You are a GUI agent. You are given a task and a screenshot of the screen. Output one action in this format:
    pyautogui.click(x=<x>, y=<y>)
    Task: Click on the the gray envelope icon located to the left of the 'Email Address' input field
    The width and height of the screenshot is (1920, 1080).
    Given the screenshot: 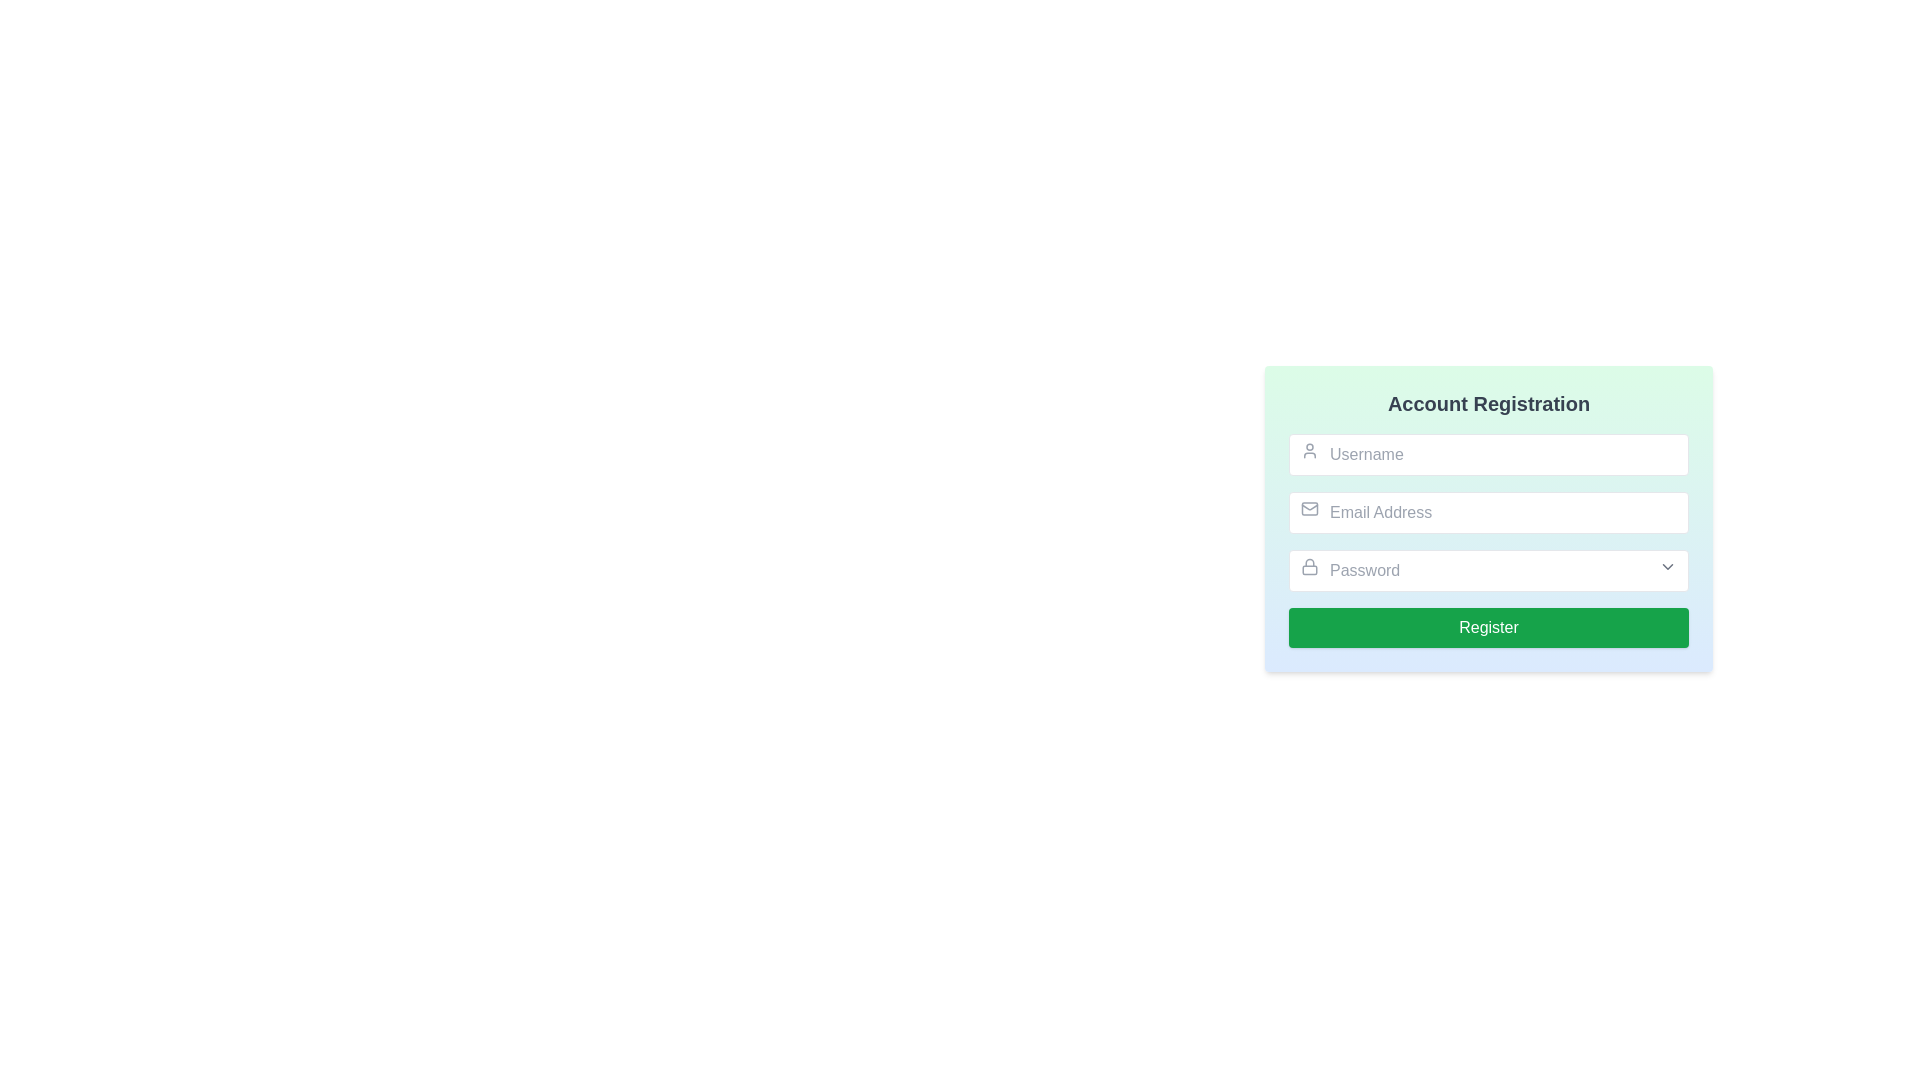 What is the action you would take?
    pyautogui.click(x=1310, y=508)
    